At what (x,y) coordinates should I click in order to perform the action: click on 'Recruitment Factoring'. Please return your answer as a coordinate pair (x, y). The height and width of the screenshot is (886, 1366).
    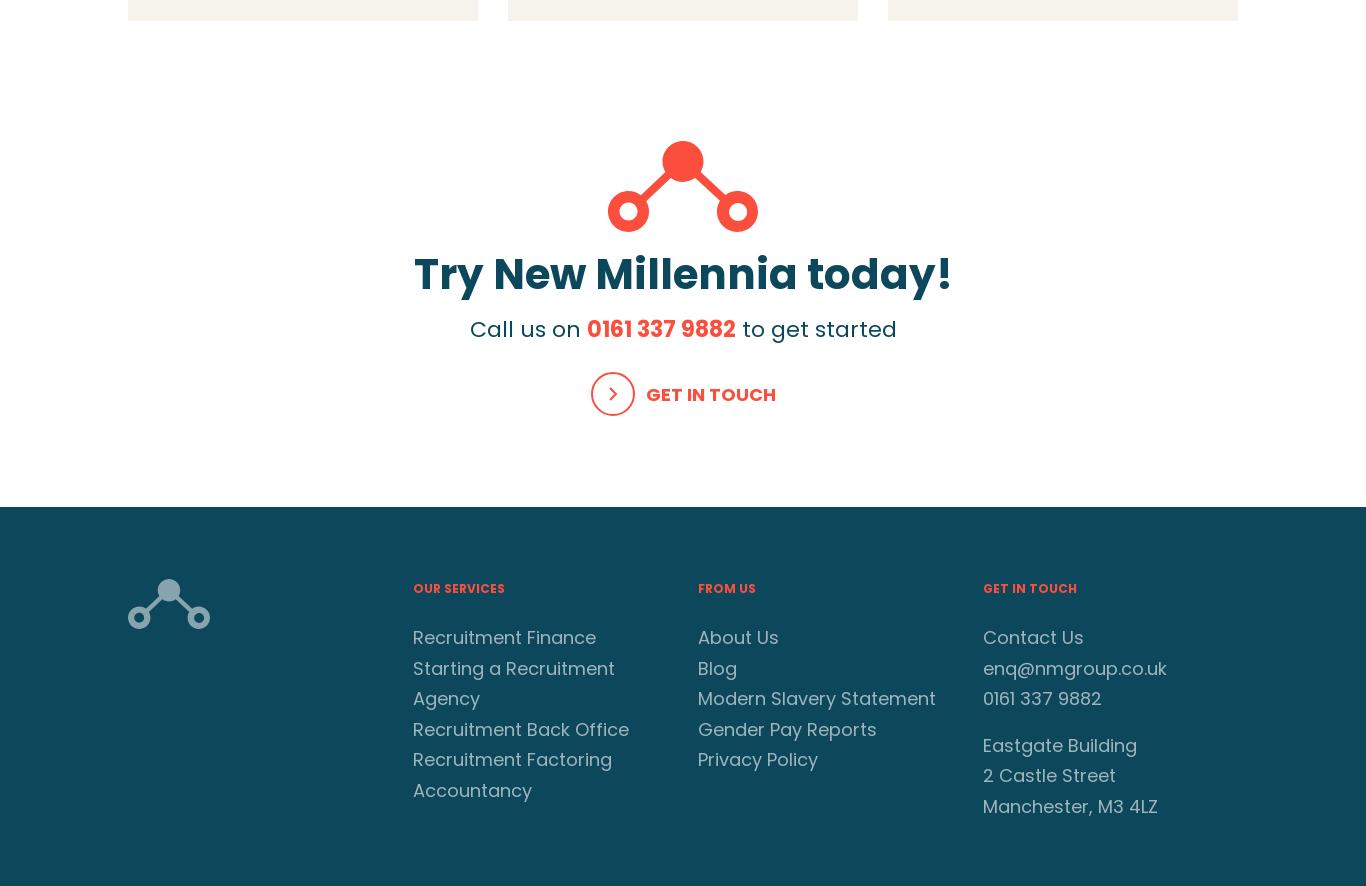
    Looking at the image, I should click on (512, 758).